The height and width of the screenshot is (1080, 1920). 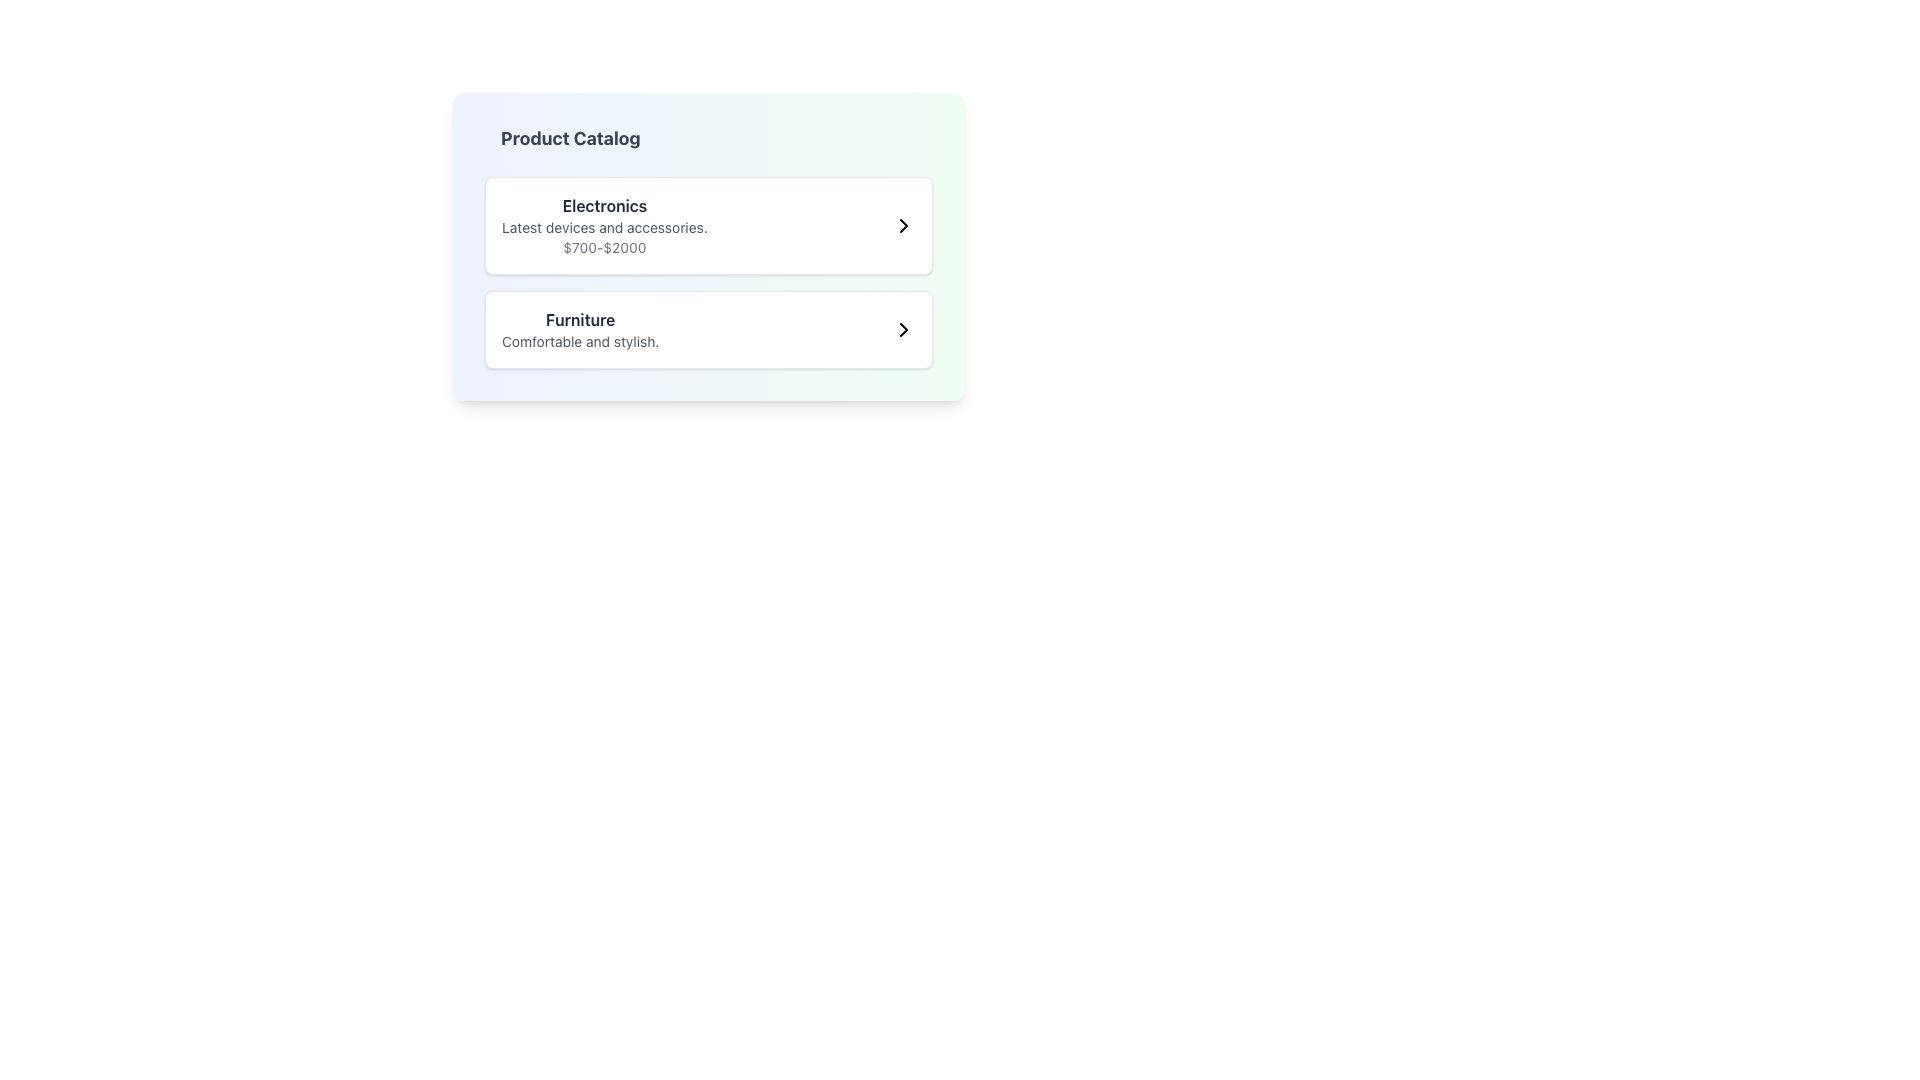 What do you see at coordinates (579, 341) in the screenshot?
I see `the text description element that provides additional details about the 'Furniture' category, which is positioned directly below the 'Furniture' title` at bounding box center [579, 341].